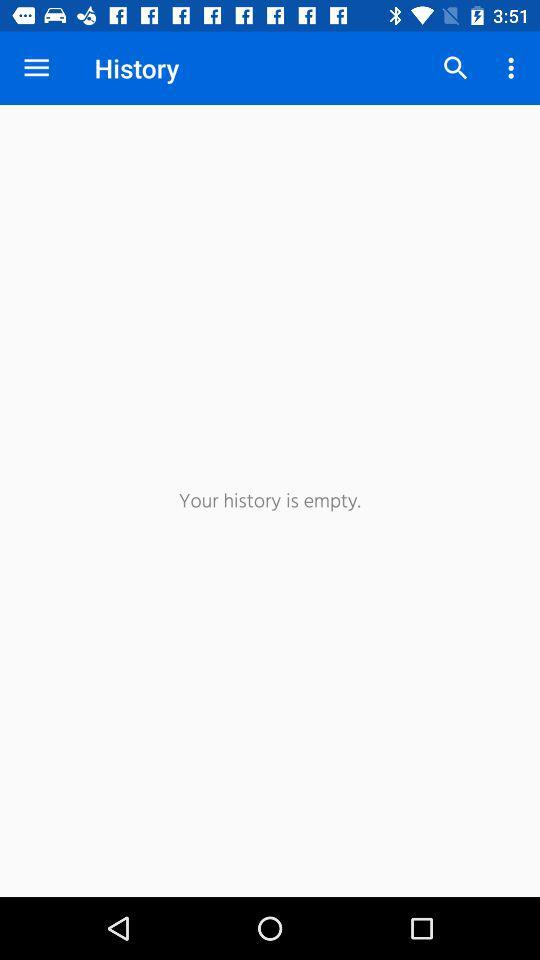  Describe the element at coordinates (455, 68) in the screenshot. I see `icon next to the history icon` at that location.